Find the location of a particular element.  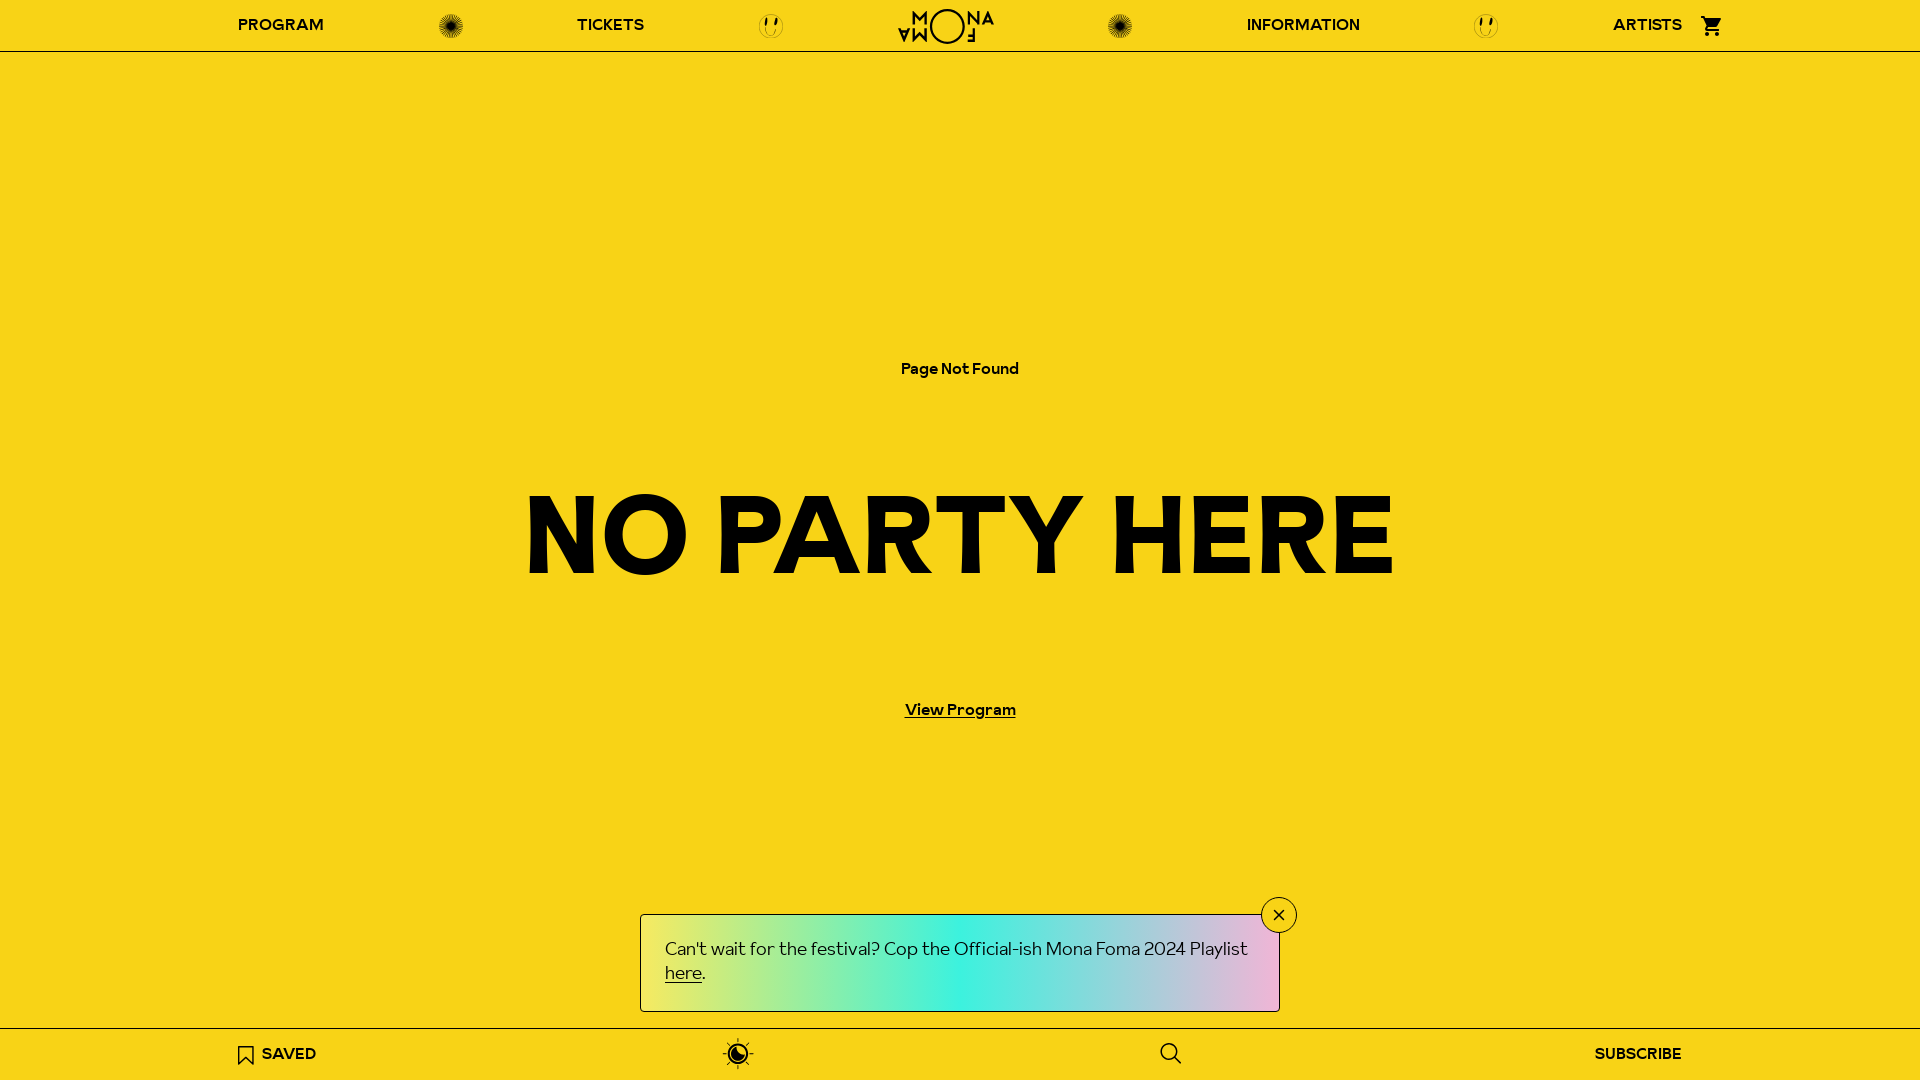

'SUBSCRIBE' is located at coordinates (1638, 1053).